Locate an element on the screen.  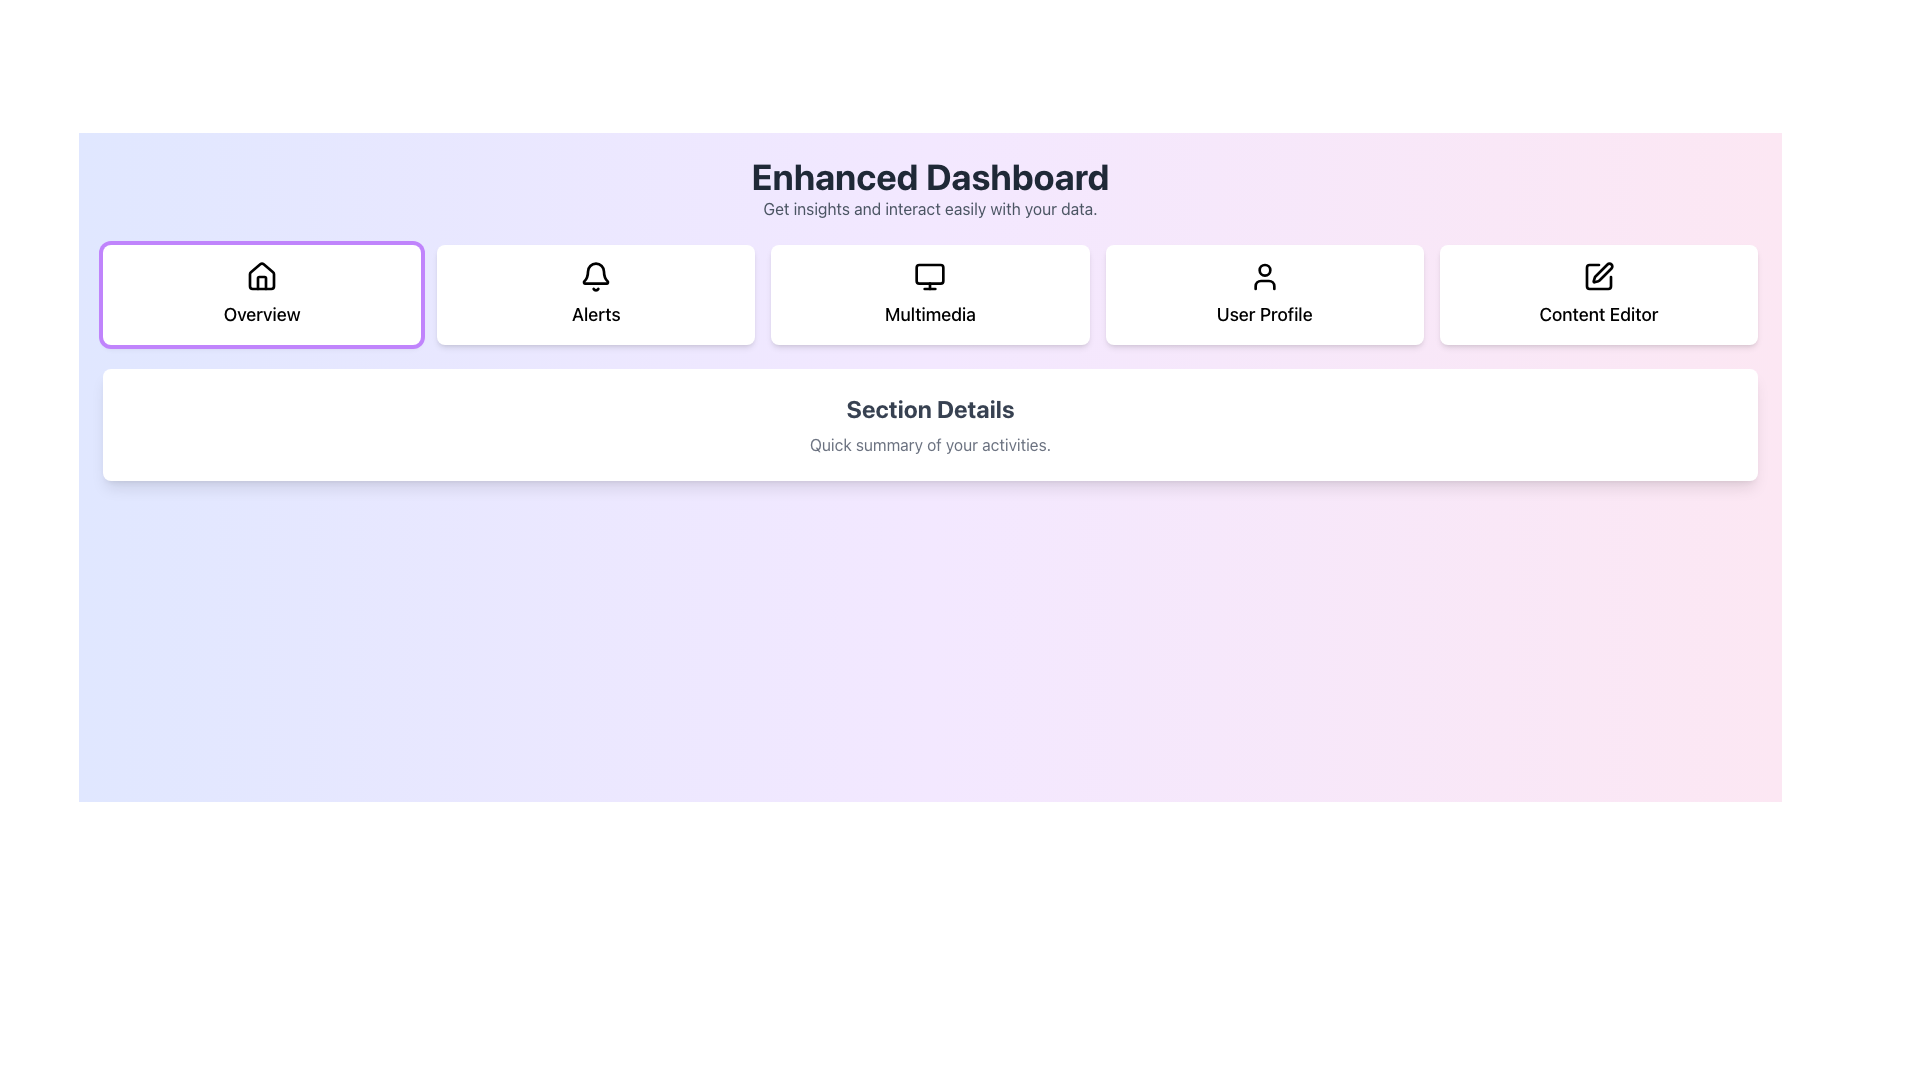
the house icon that symbolizes the 'Overview' section at the top of the card-like component is located at coordinates (261, 277).